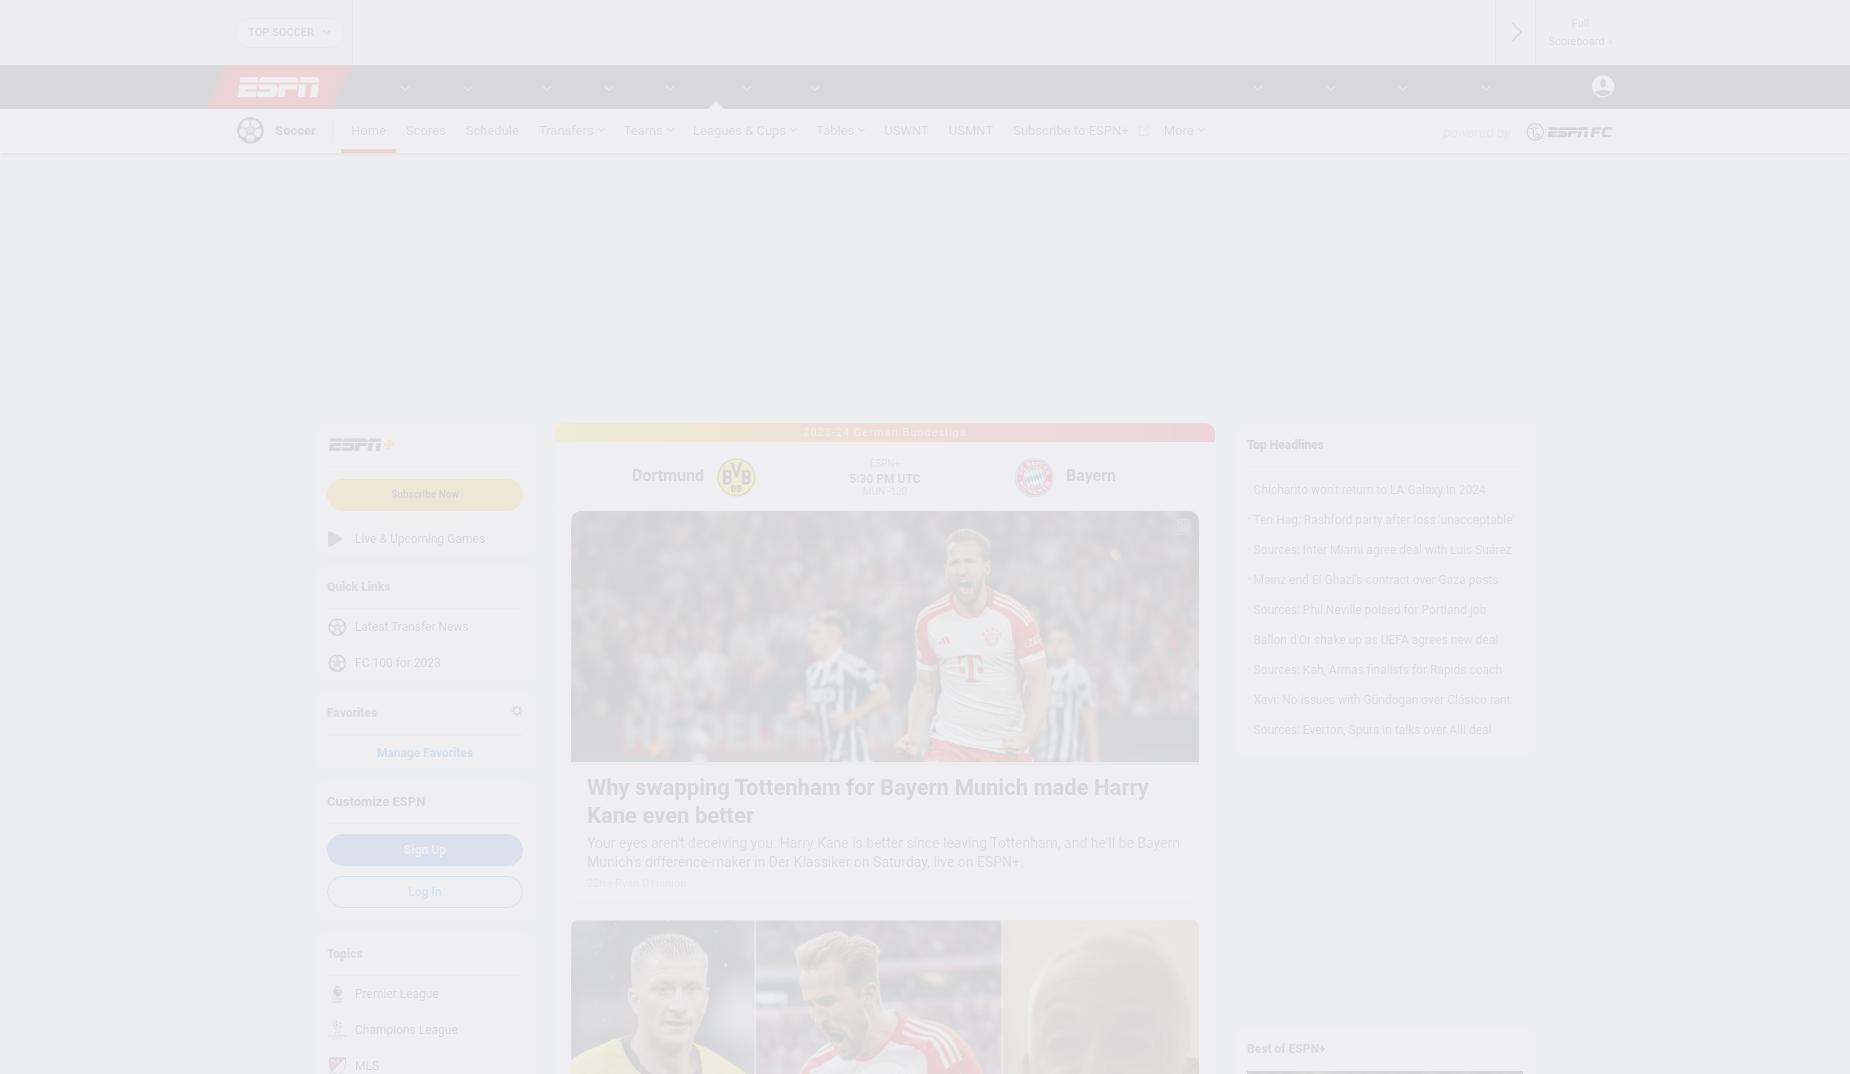 This screenshot has width=1850, height=1074. Describe the element at coordinates (343, 952) in the screenshot. I see `'Topics'` at that location.